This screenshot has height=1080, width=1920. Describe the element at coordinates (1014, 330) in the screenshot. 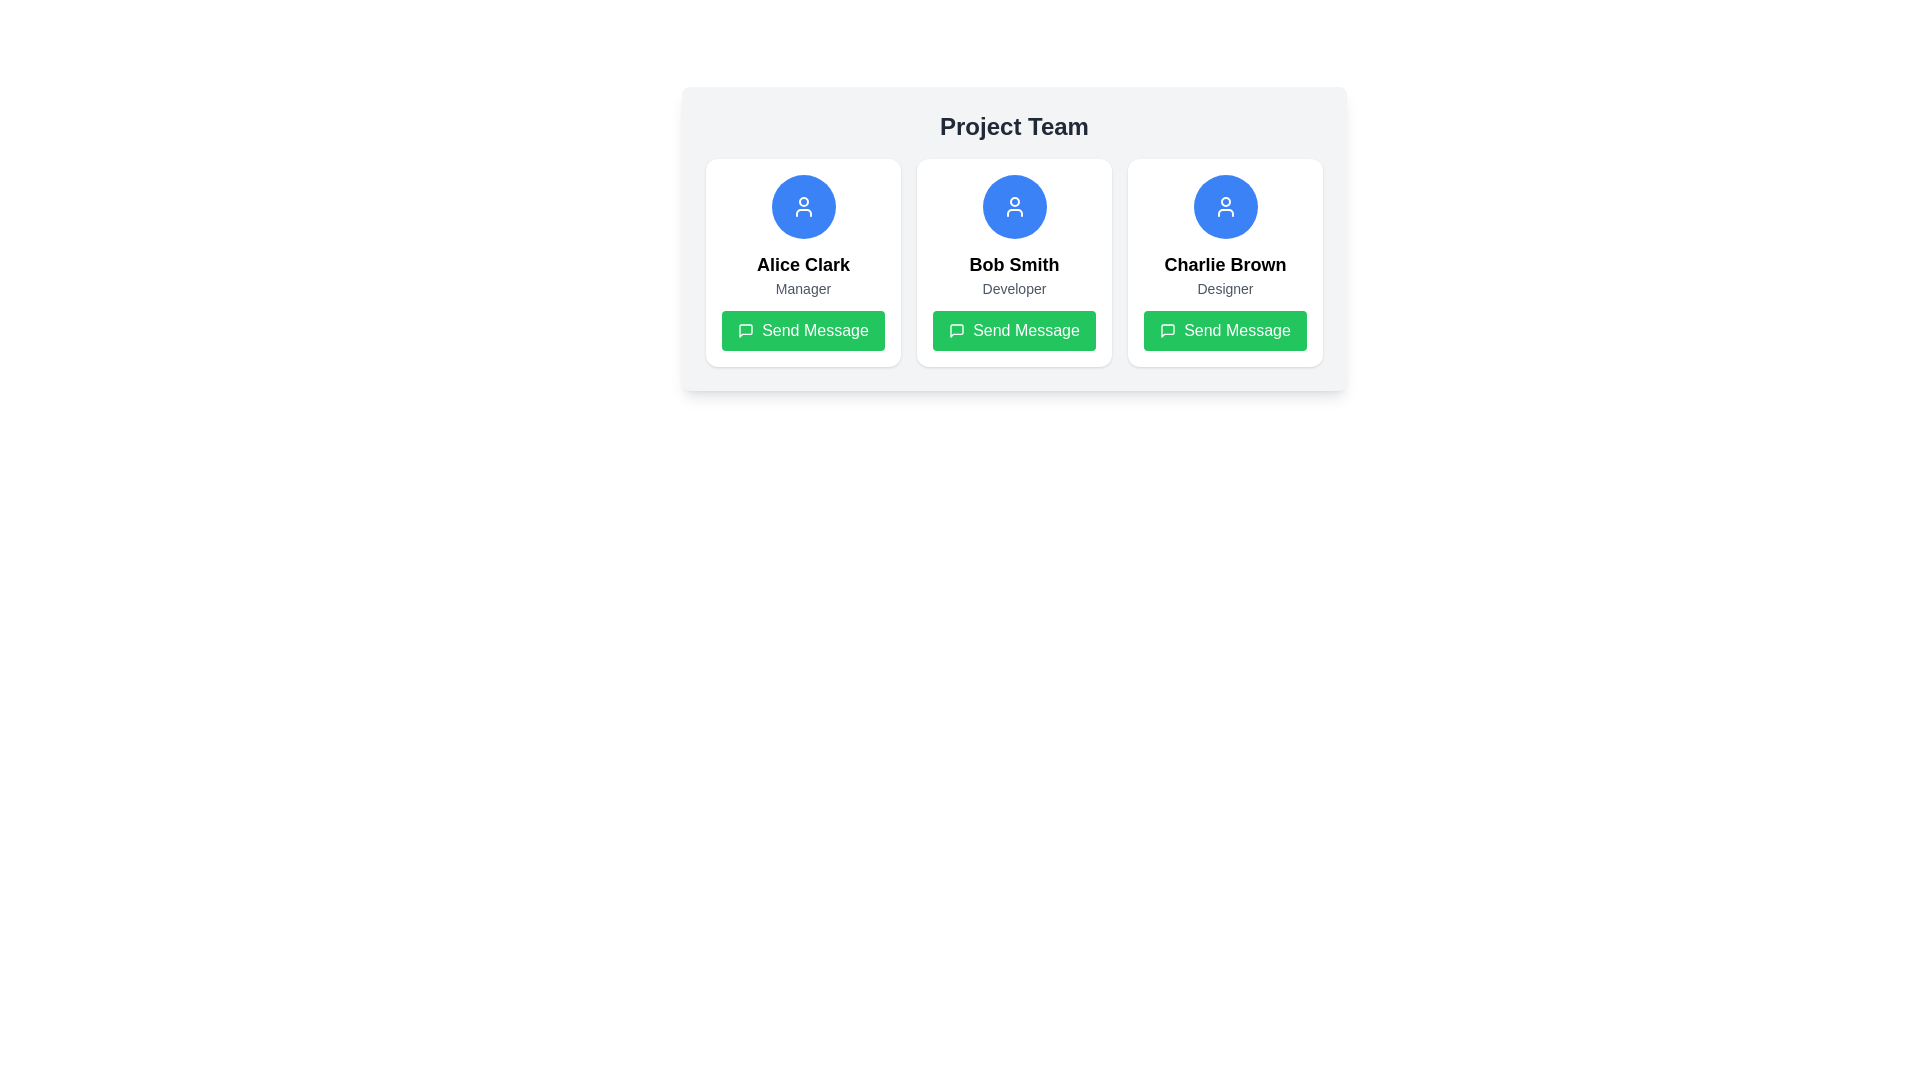

I see `the communication button located centrally within the second card under the profile of 'Bob Smith' in the Project Team section` at that location.